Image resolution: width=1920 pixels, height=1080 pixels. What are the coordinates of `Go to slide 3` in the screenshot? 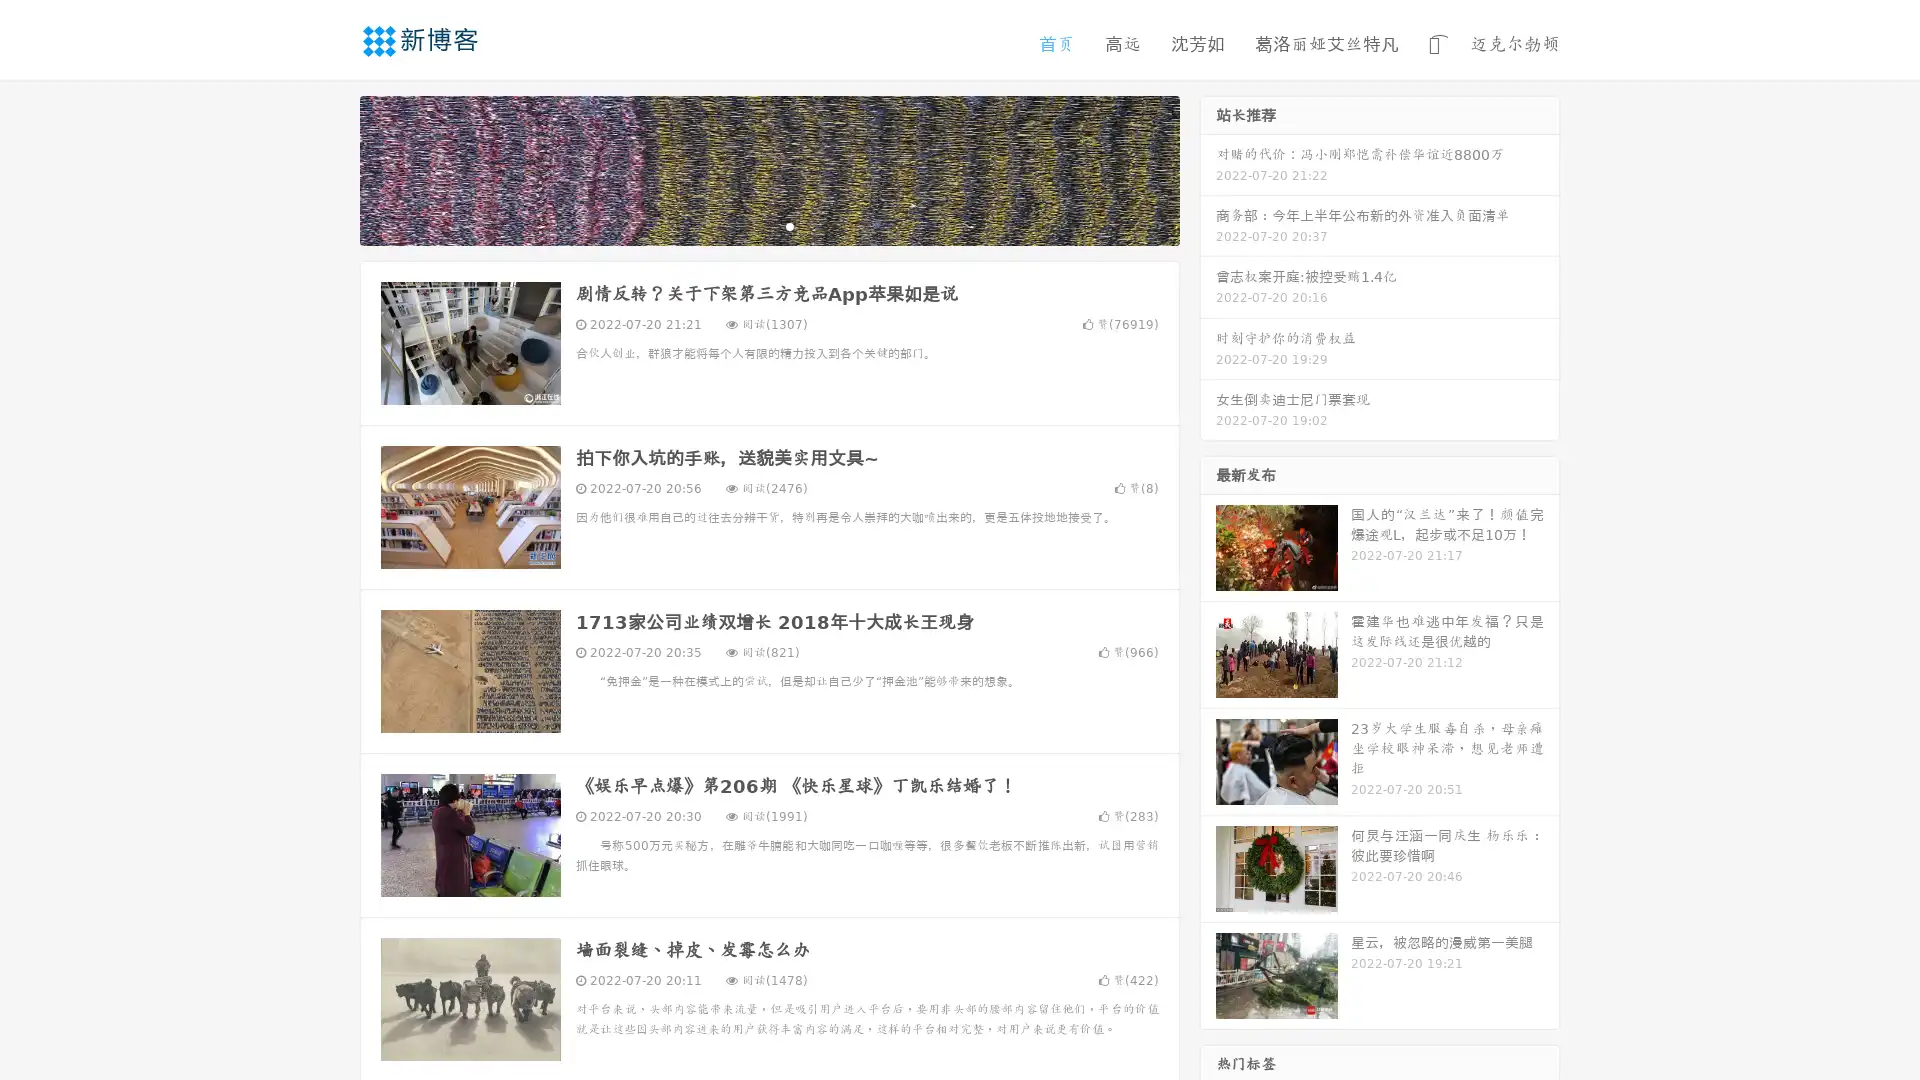 It's located at (789, 225).